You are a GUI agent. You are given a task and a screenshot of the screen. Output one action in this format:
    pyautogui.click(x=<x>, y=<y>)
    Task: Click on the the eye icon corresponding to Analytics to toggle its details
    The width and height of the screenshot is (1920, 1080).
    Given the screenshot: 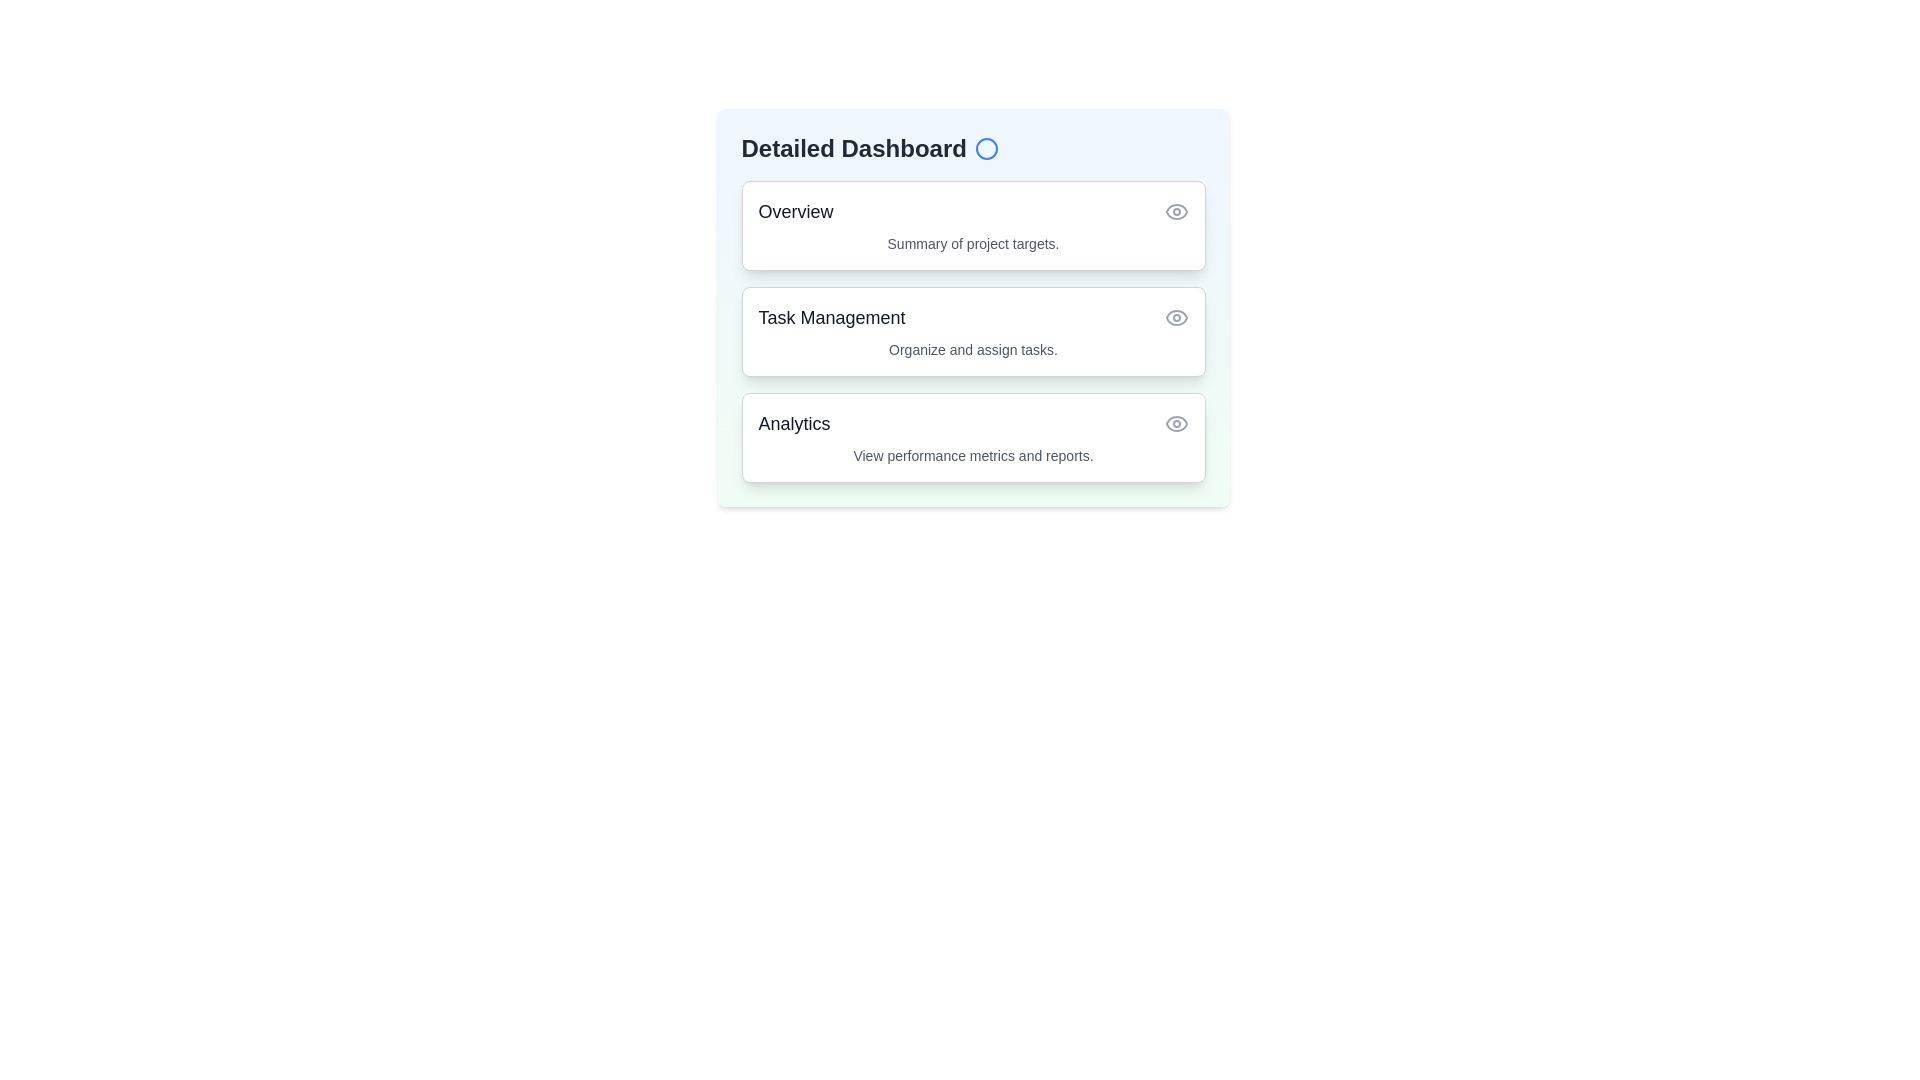 What is the action you would take?
    pyautogui.click(x=1176, y=423)
    